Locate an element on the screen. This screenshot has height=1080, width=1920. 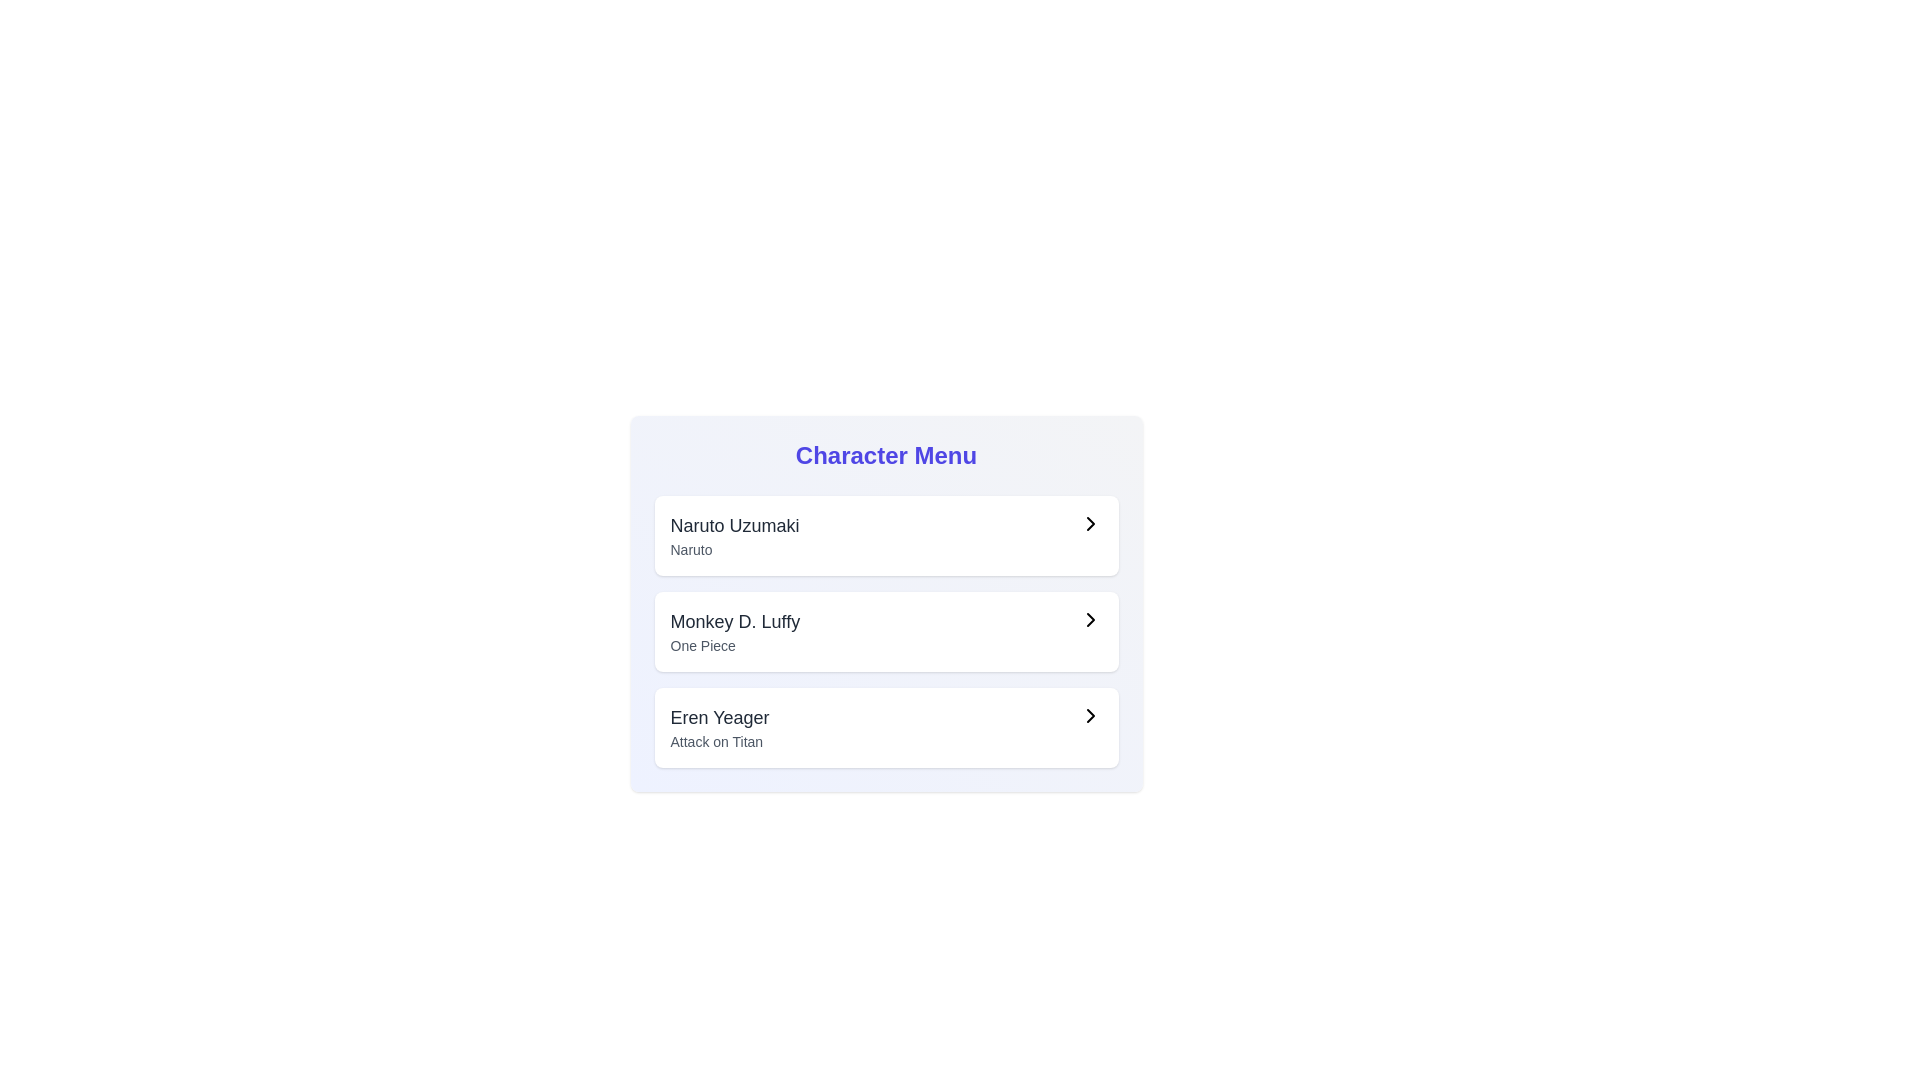
the text element displaying 'Eren Yeager' to use it as a reference for selecting the associated list item is located at coordinates (720, 716).